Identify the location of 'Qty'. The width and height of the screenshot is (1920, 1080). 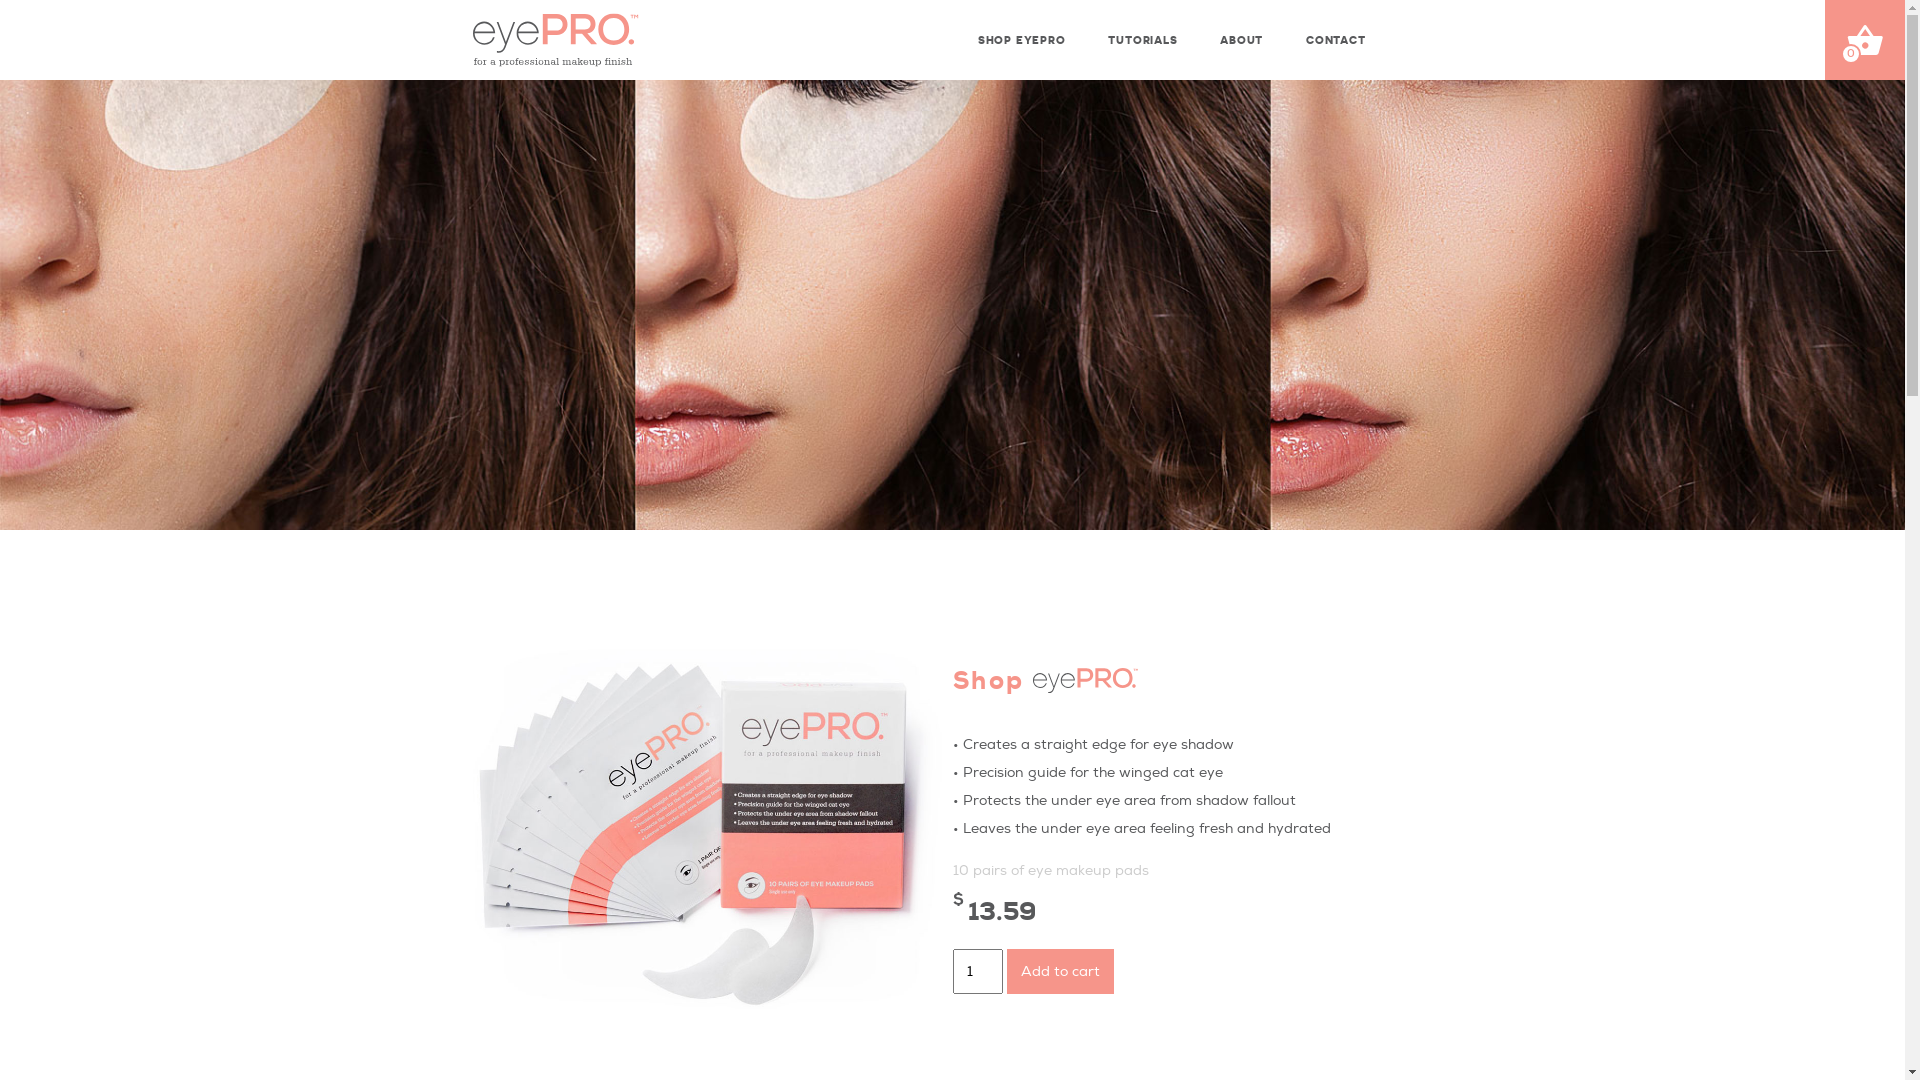
(950, 970).